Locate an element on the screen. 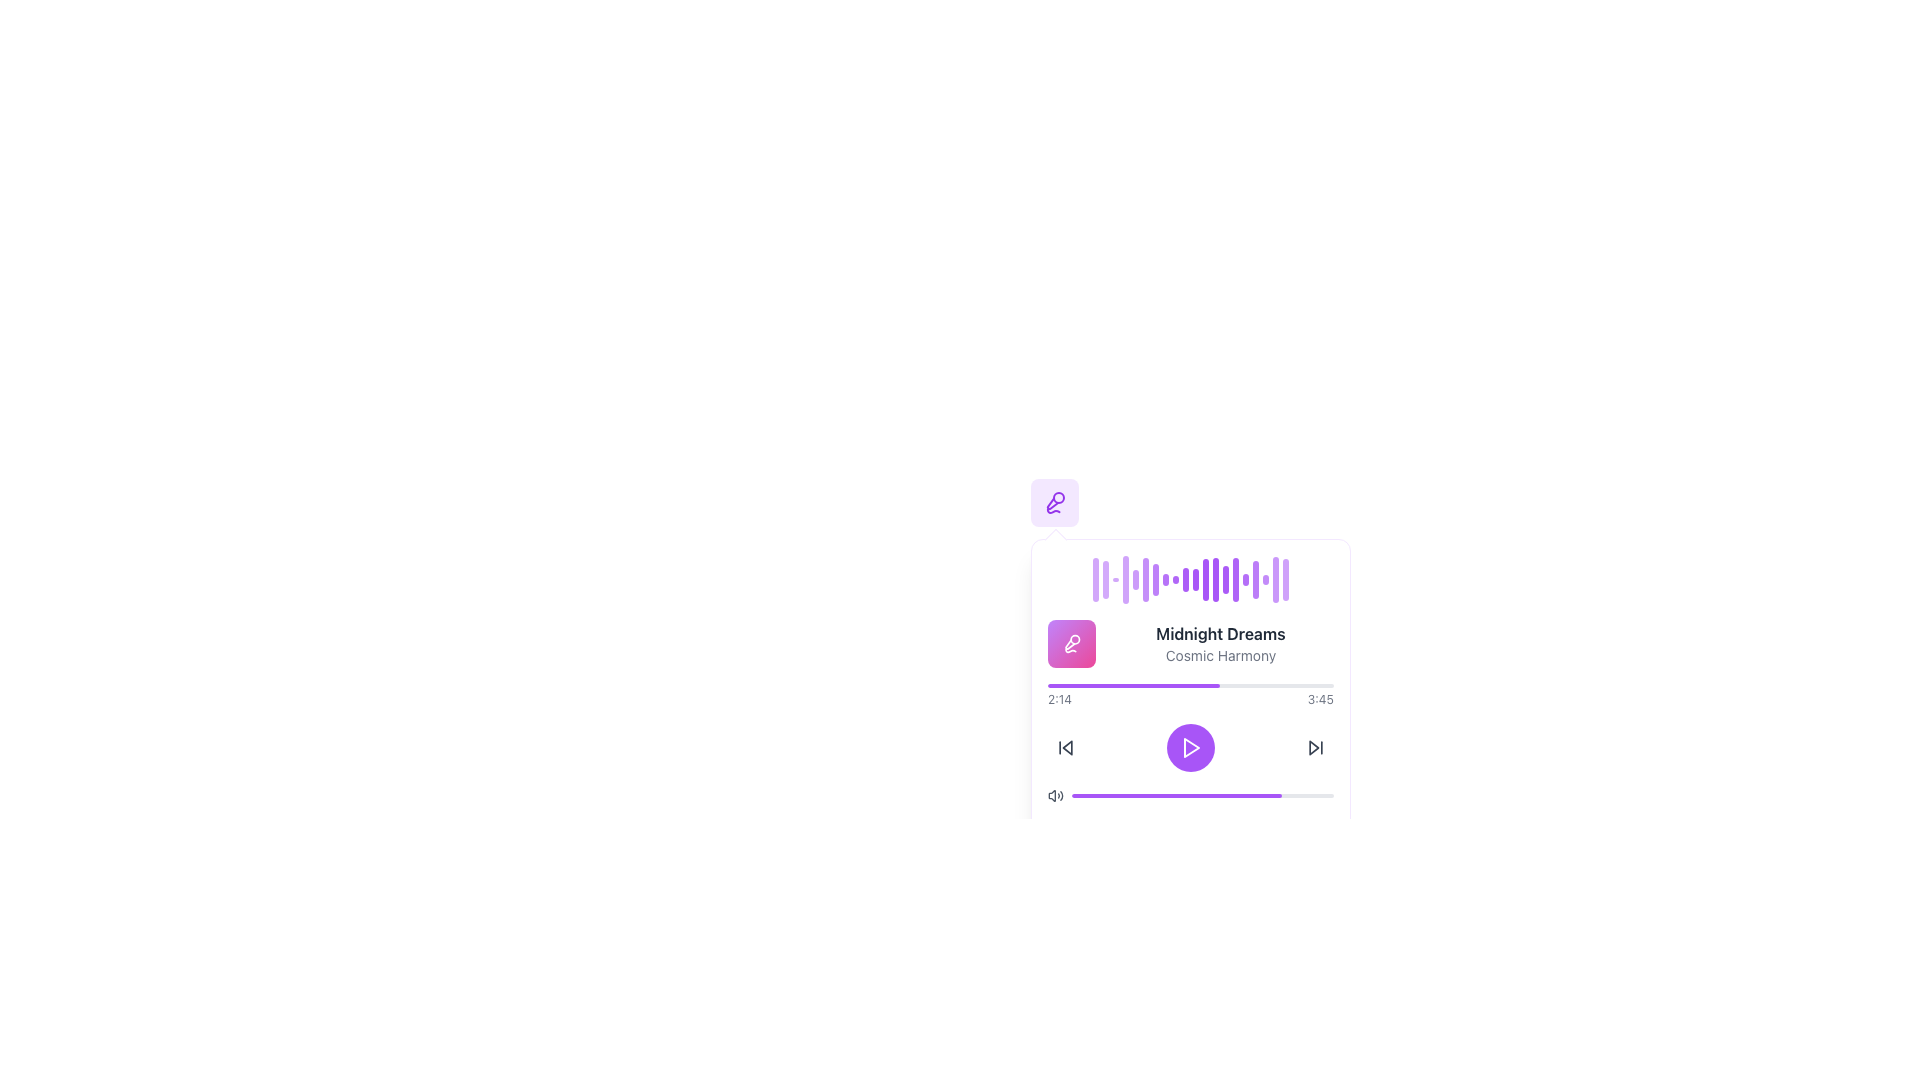 The width and height of the screenshot is (1920, 1080). the skip-backward button located in the media player controls to skip to the previous track or section is located at coordinates (1064, 748).